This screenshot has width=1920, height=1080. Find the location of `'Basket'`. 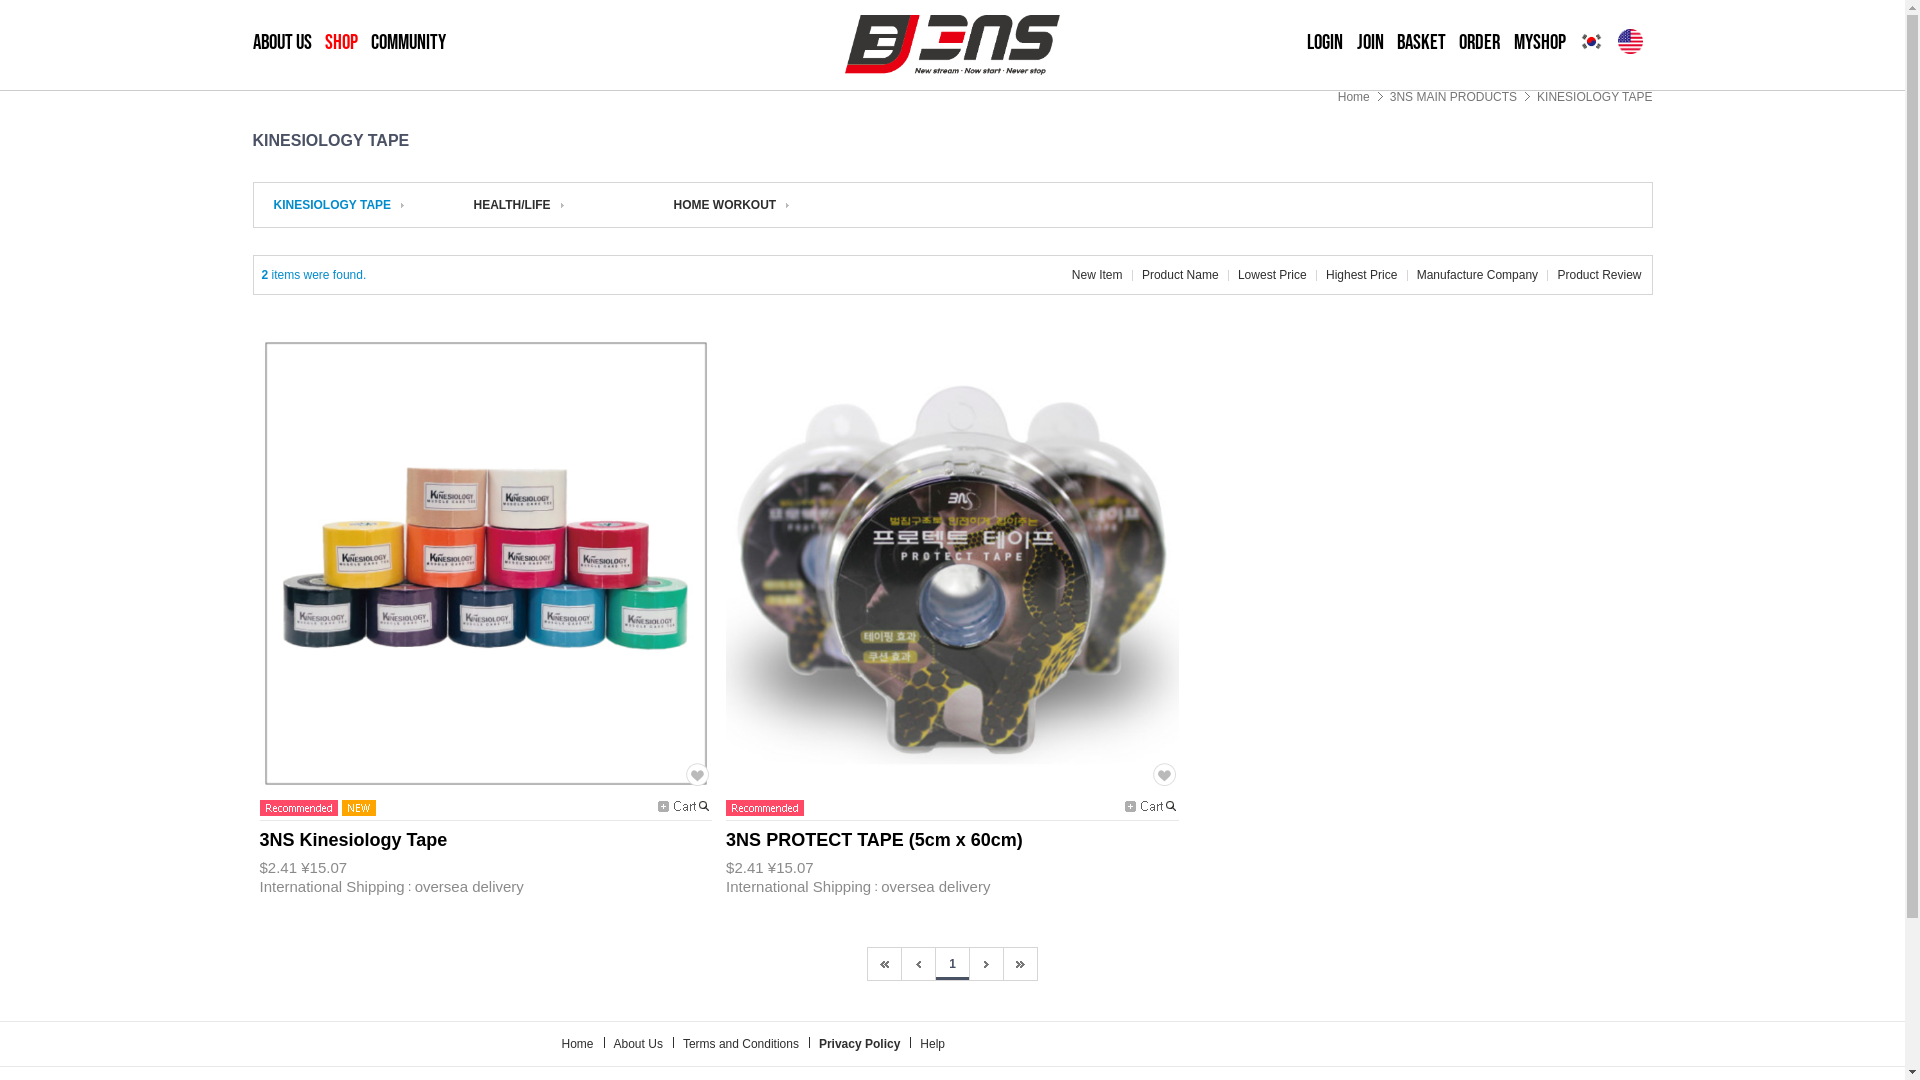

'Basket' is located at coordinates (1420, 42).